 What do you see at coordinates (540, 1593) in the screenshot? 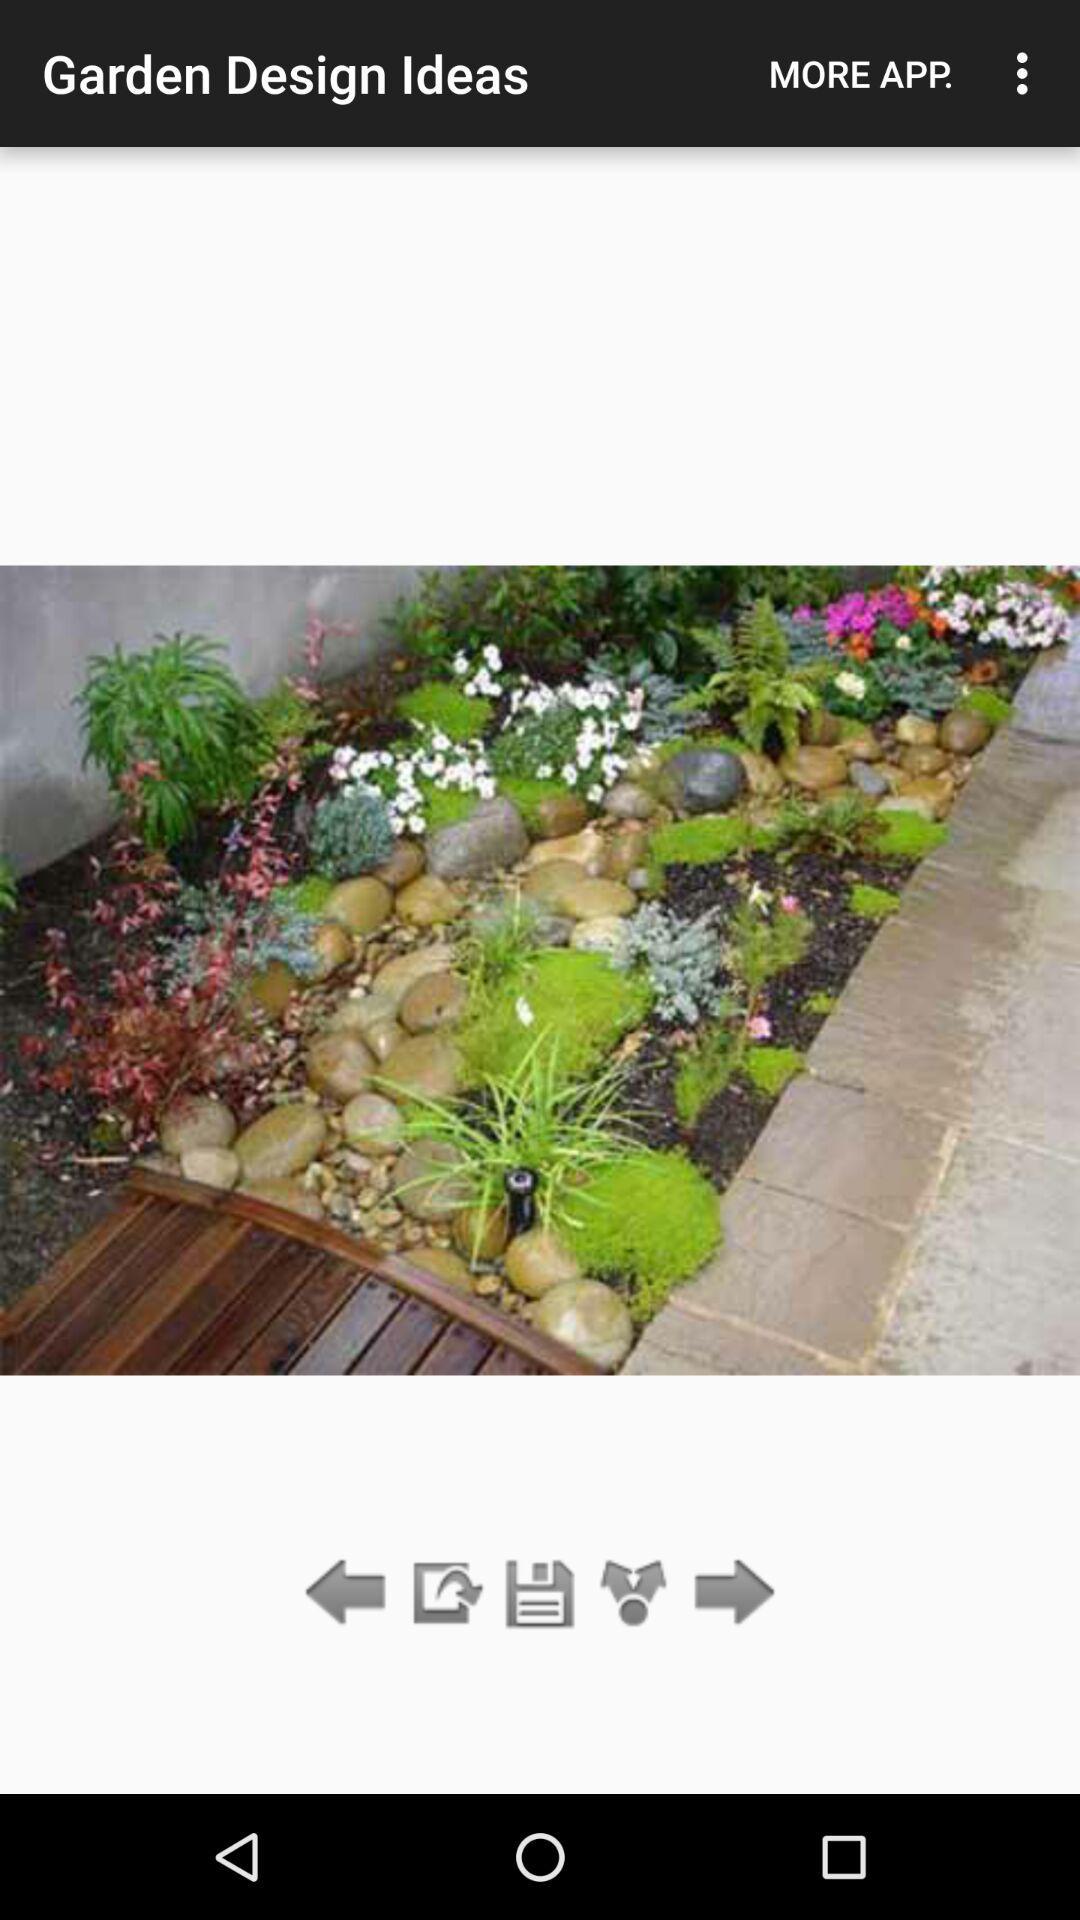
I see `the image` at bounding box center [540, 1593].